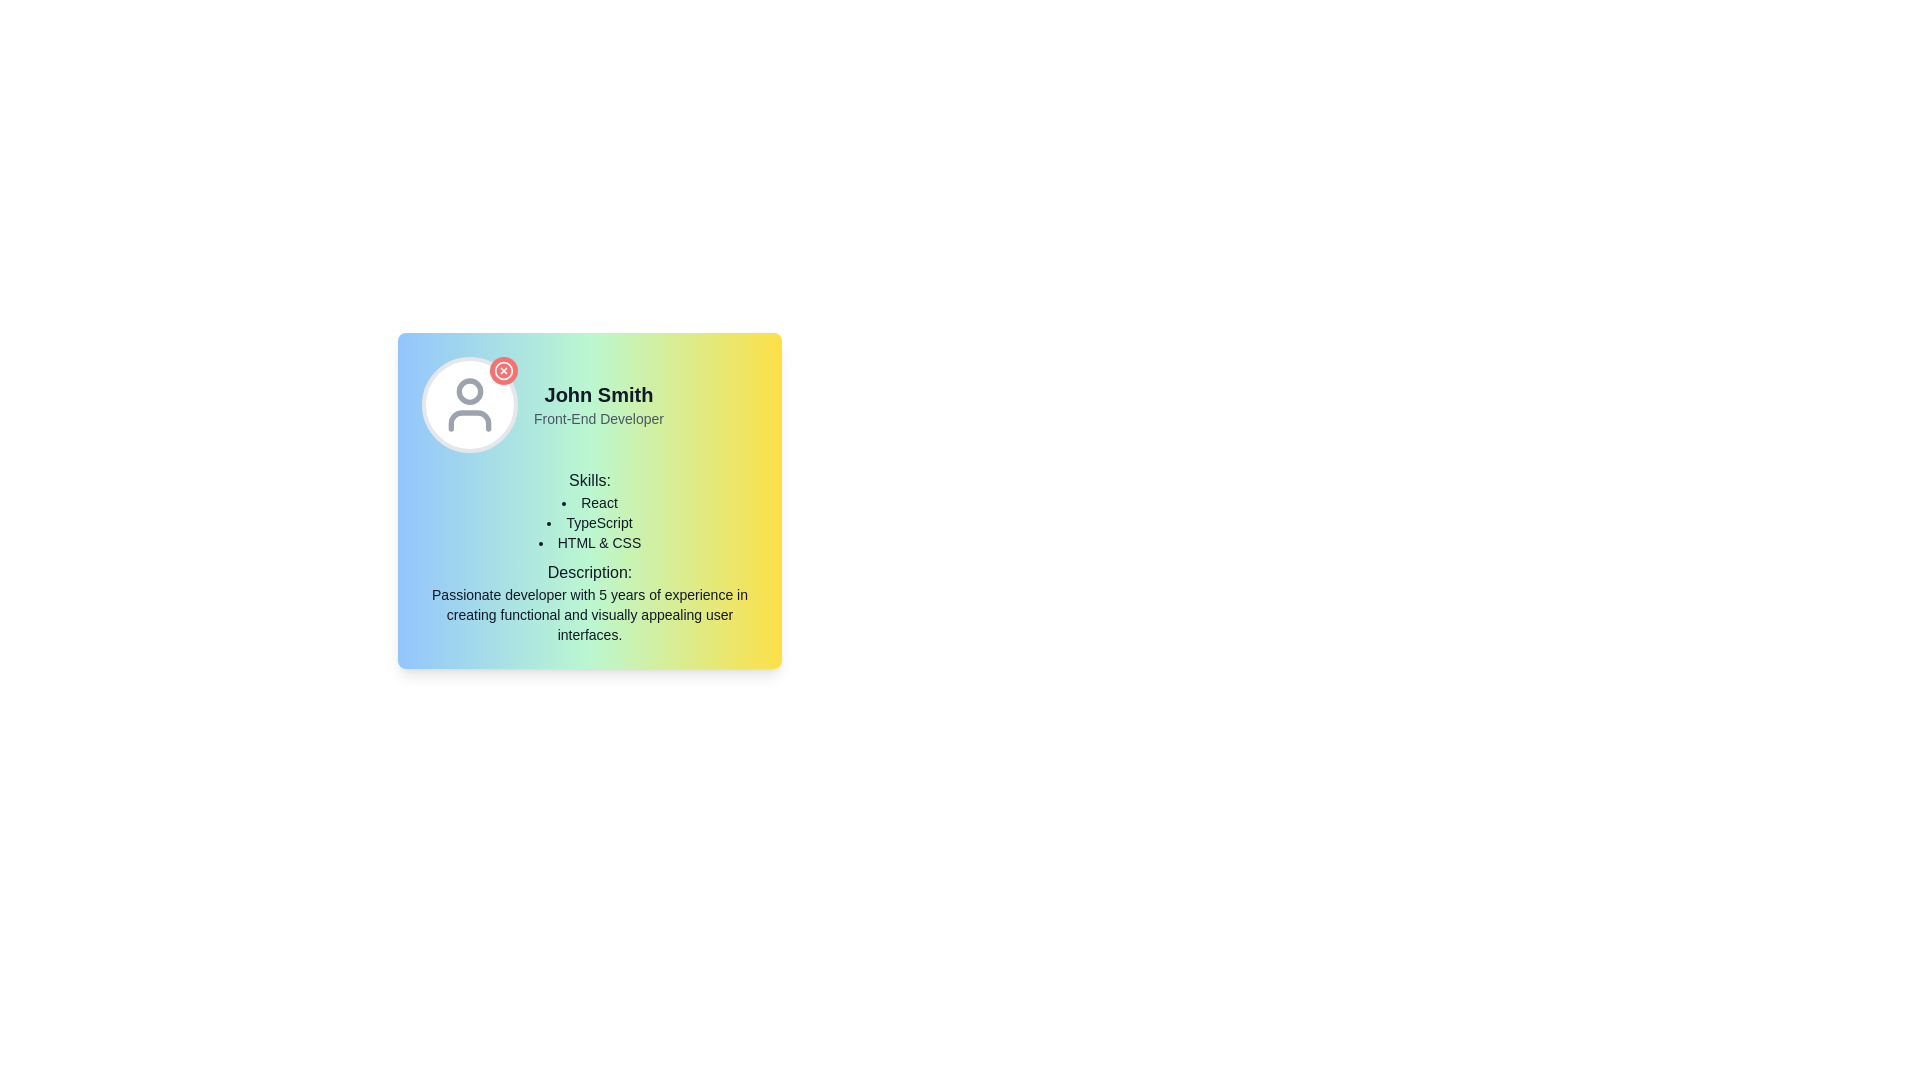 The image size is (1920, 1080). I want to click on the Text block containing the header and bullet-pointed list of skills or technologies related to the individual, located near the center-left of the interface, directly below the 'John Smith' label, so click(589, 509).